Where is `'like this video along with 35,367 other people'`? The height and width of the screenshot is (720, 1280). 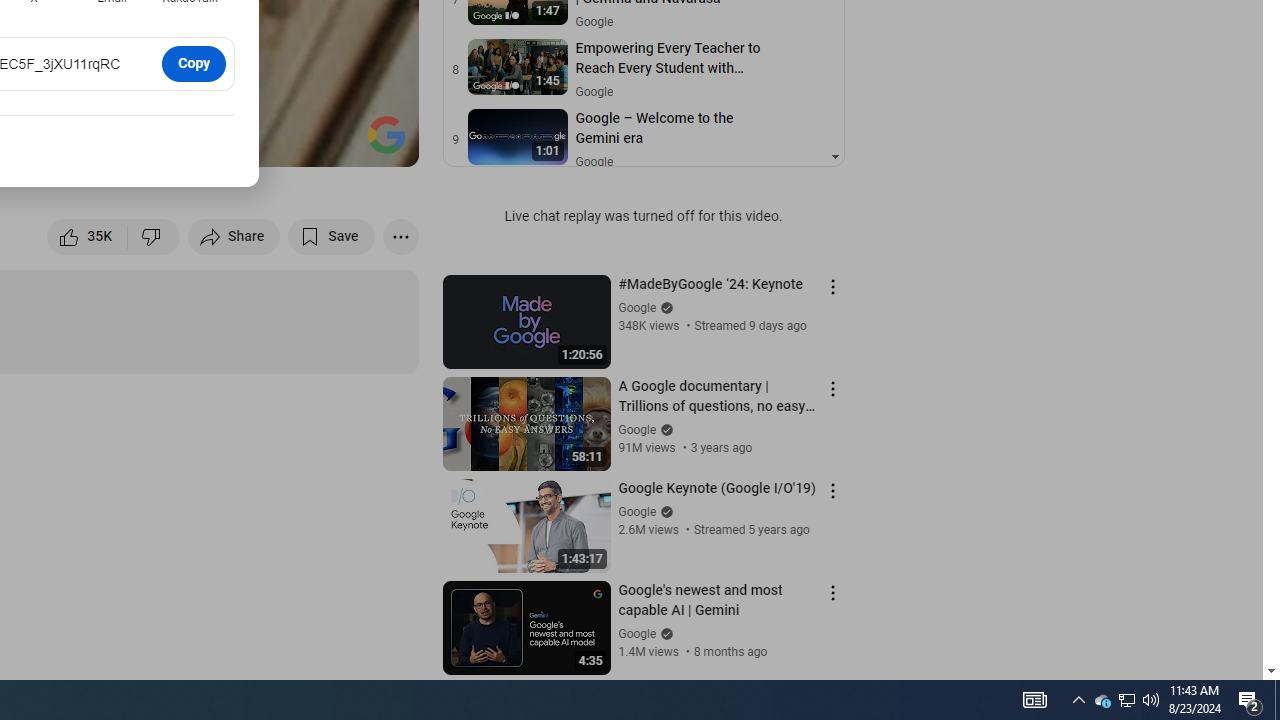
'like this video along with 35,367 other people' is located at coordinates (87, 235).